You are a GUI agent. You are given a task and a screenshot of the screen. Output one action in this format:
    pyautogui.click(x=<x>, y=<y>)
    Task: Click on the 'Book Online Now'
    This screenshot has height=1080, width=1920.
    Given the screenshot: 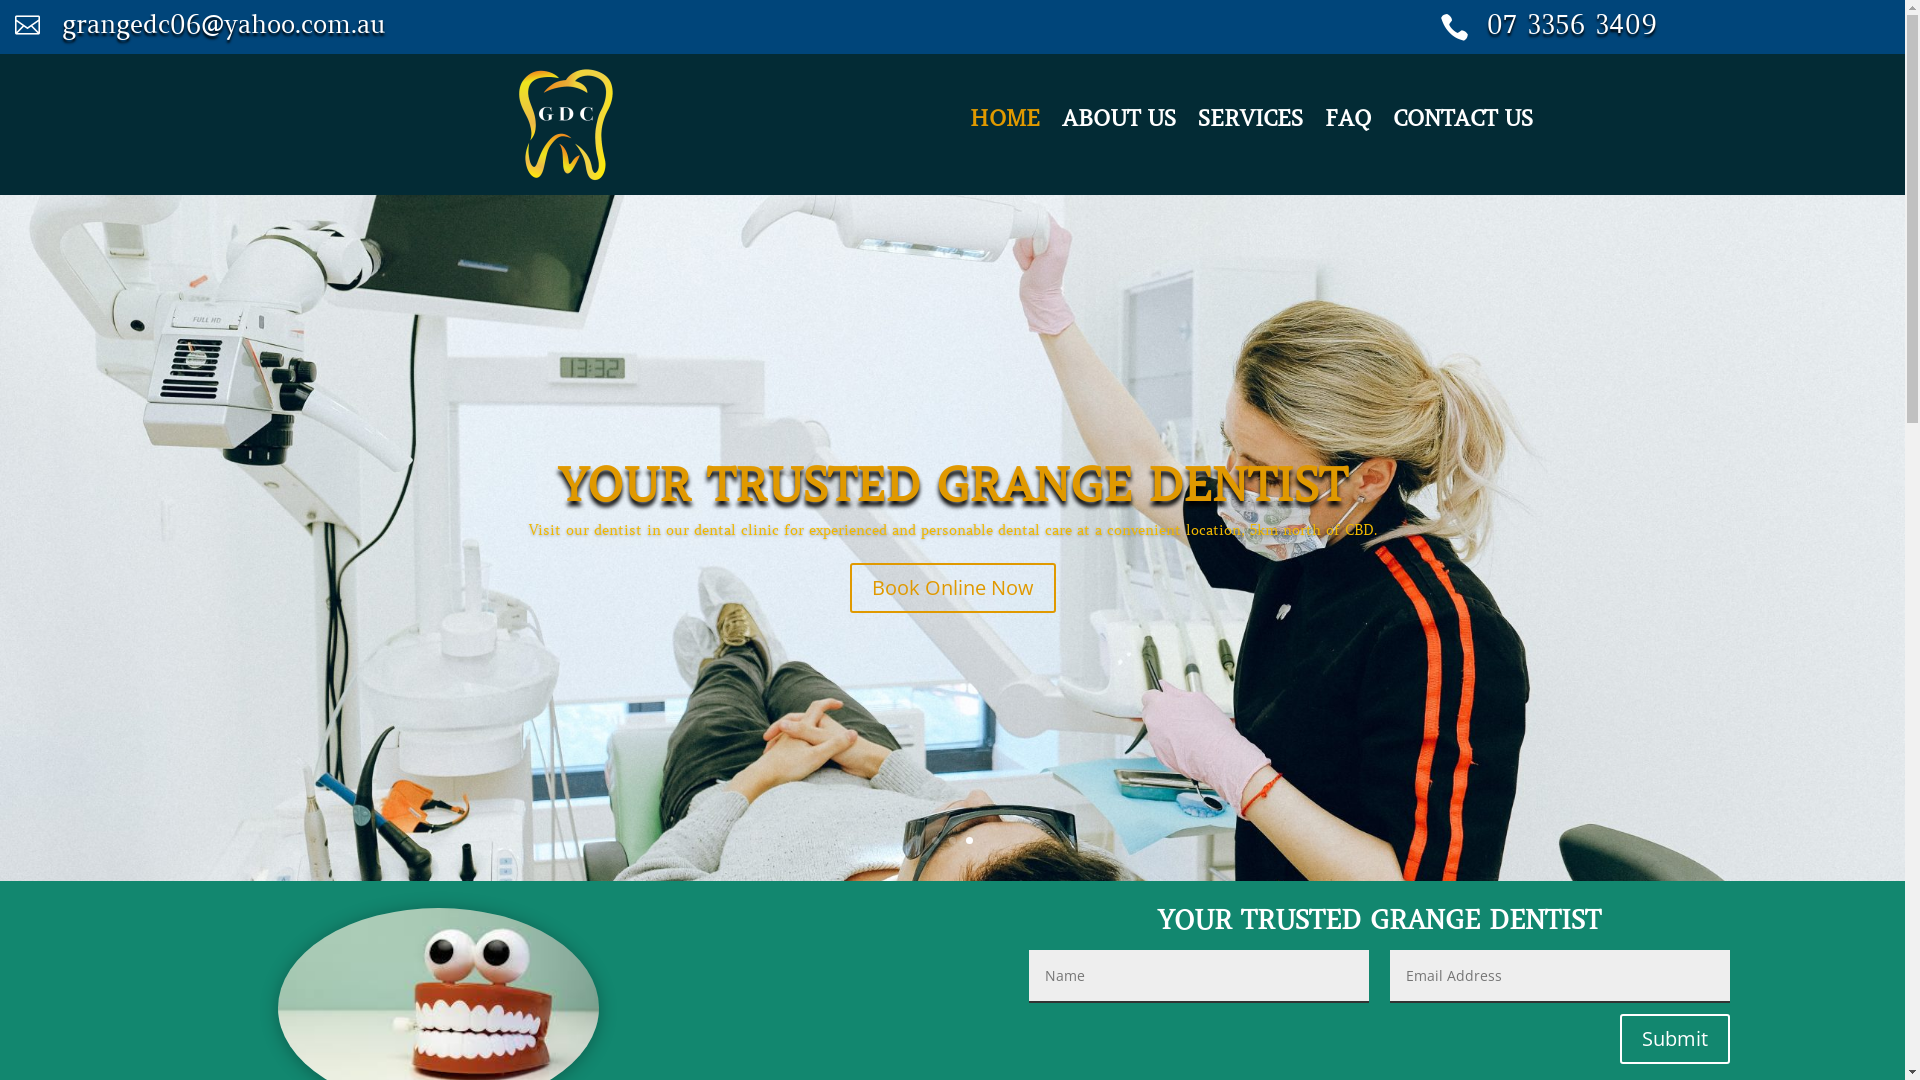 What is the action you would take?
    pyautogui.click(x=952, y=586)
    